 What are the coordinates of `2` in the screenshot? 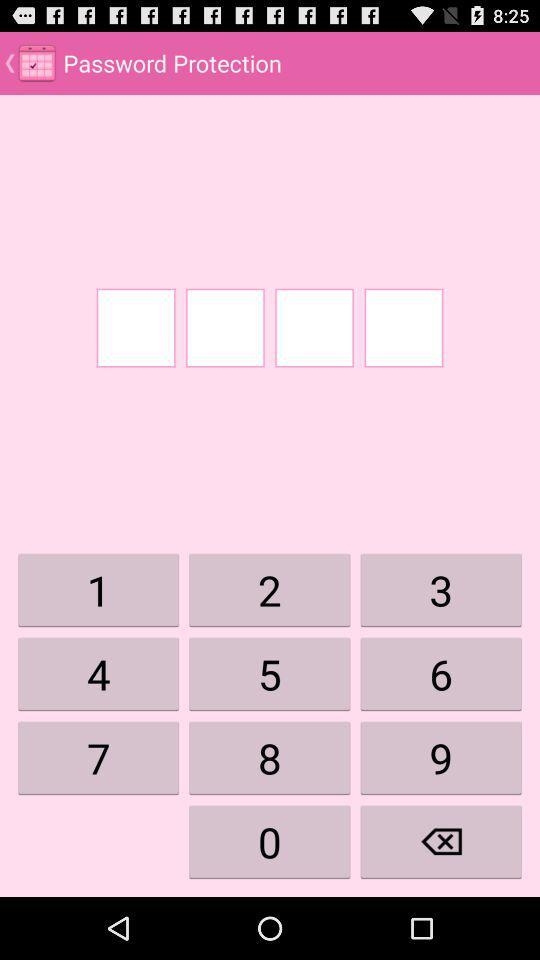 It's located at (270, 590).